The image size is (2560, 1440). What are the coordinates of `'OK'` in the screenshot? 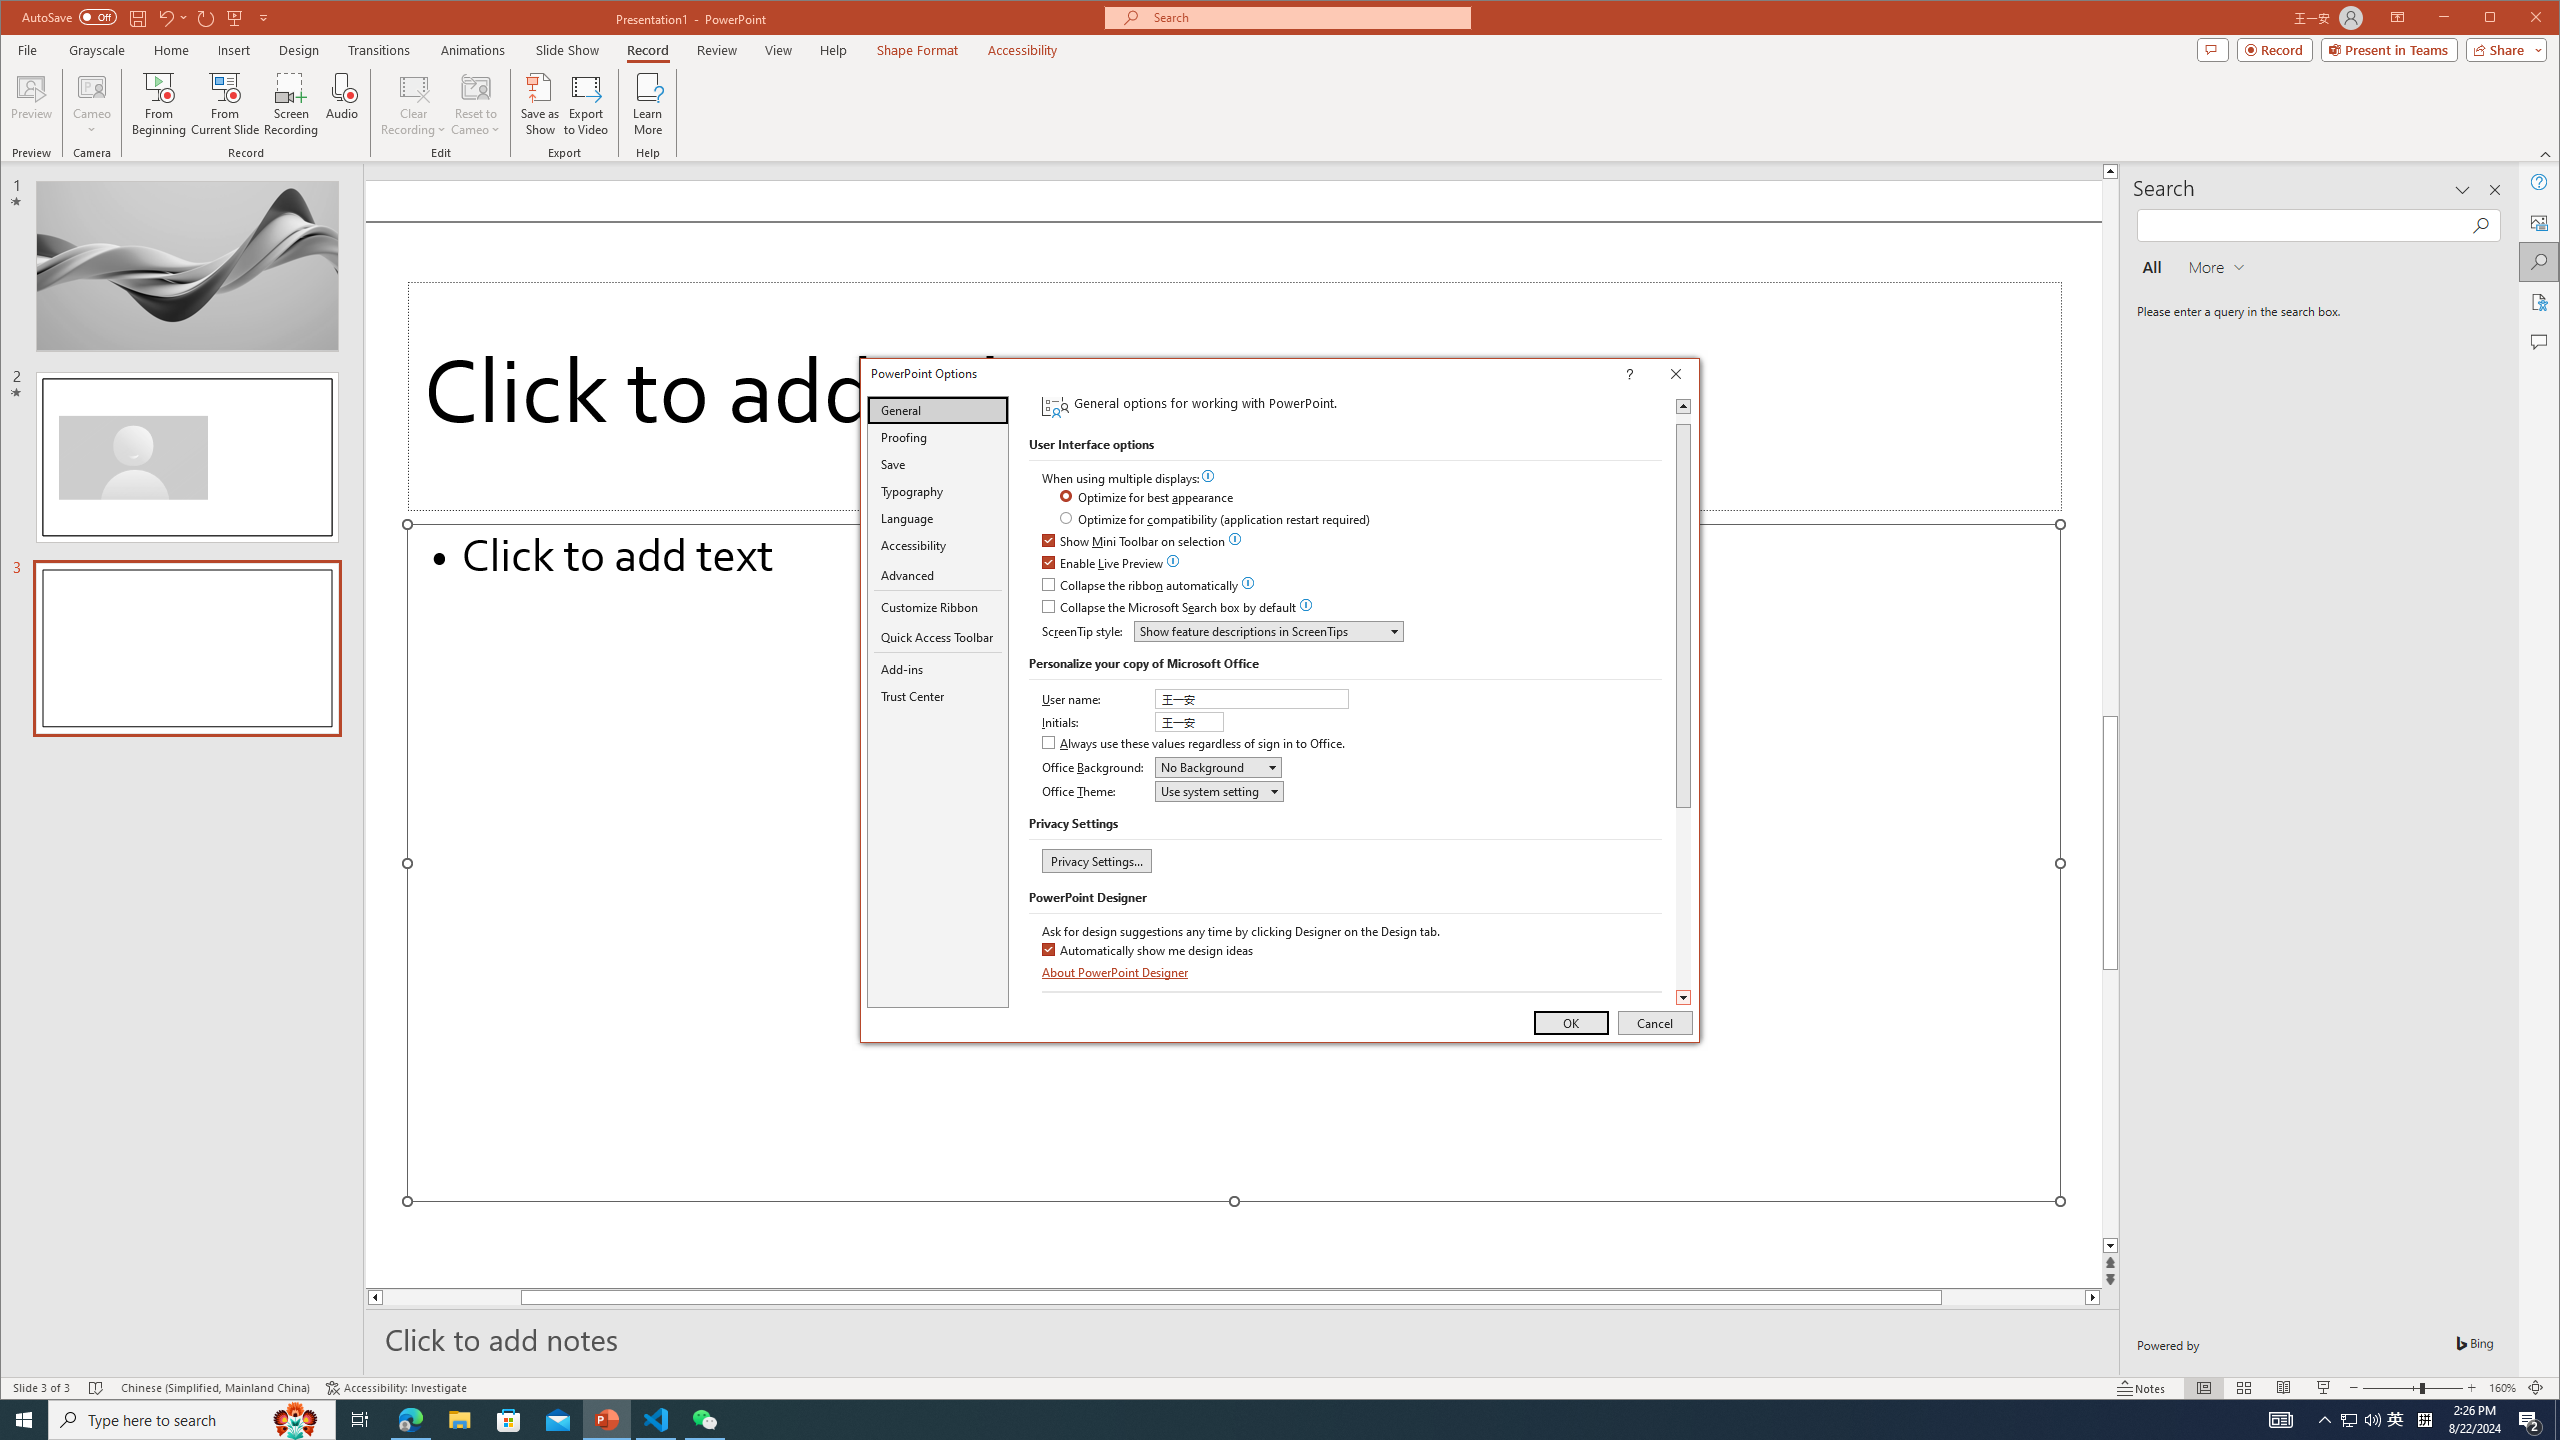 It's located at (1570, 1022).